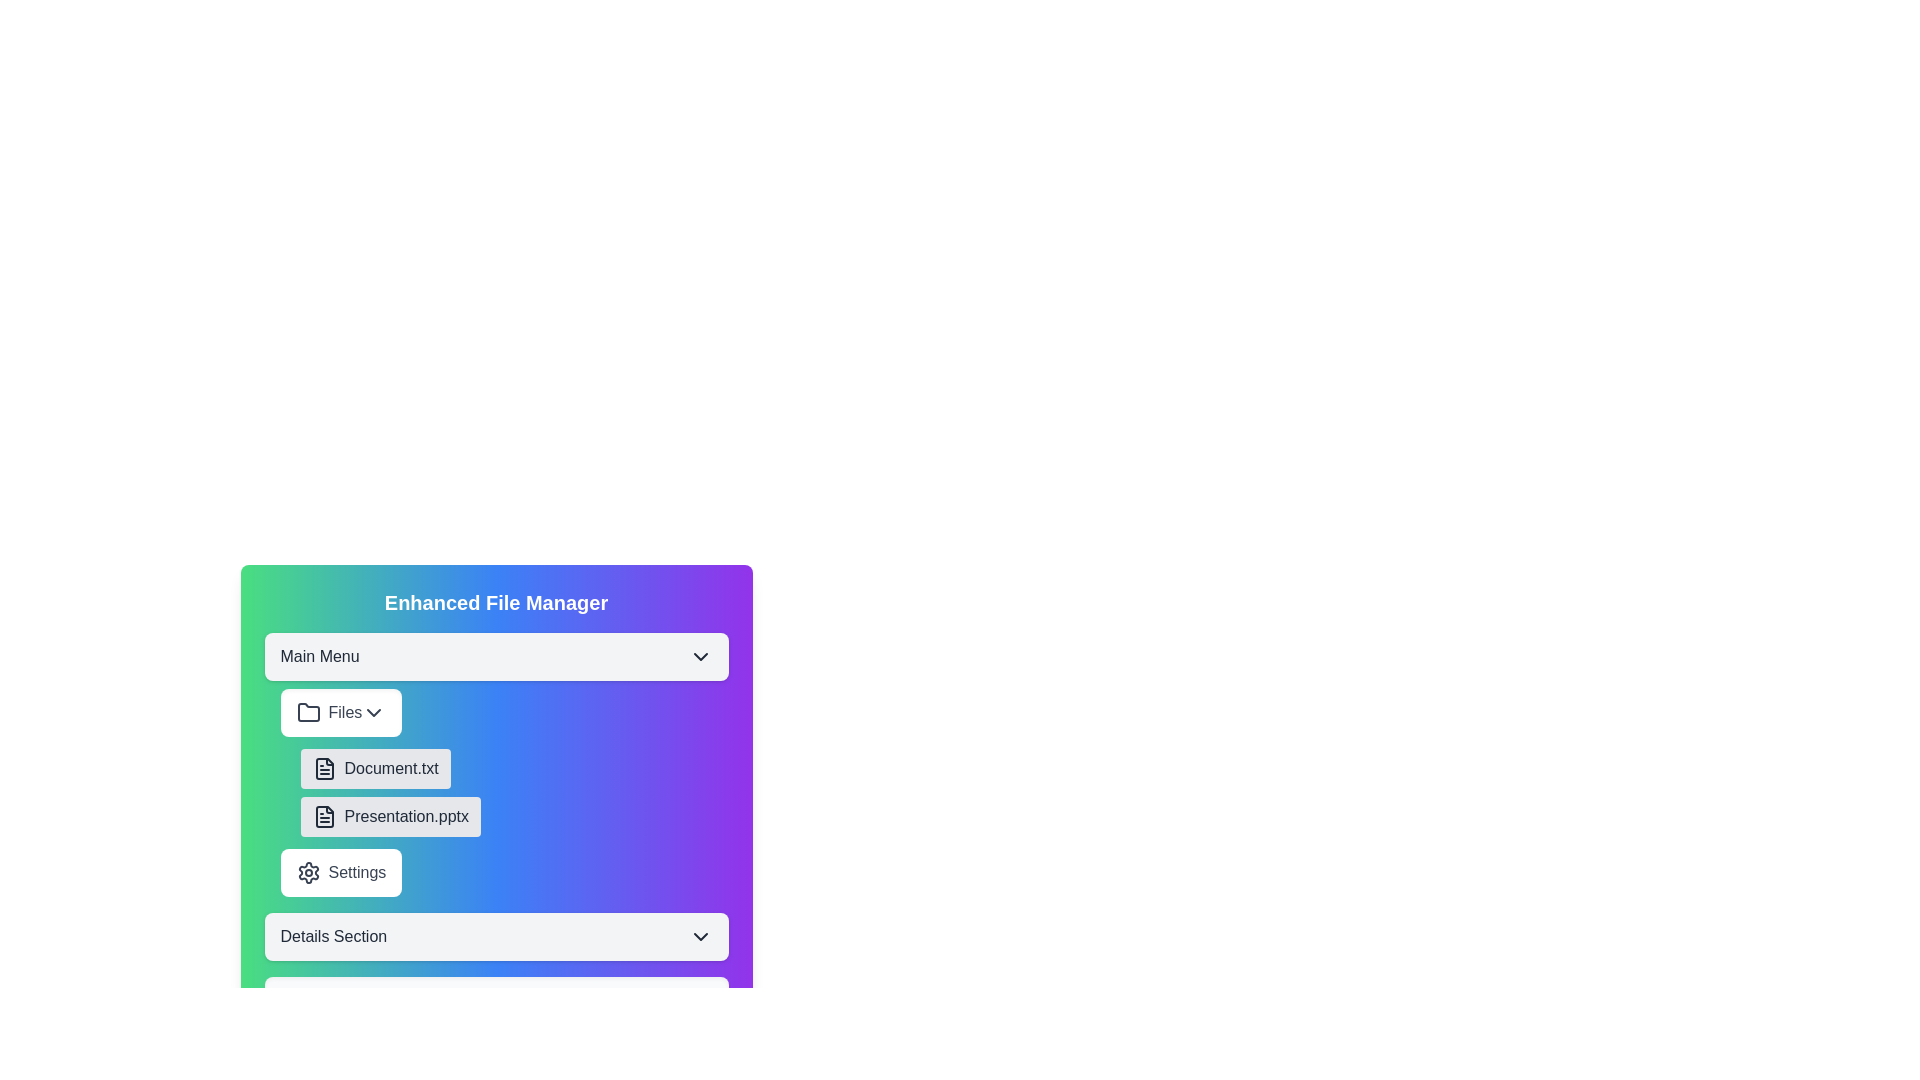 This screenshot has width=1920, height=1080. I want to click on the button located at the bottom of the highlighted 'Enhanced File Manager' box, so click(496, 937).